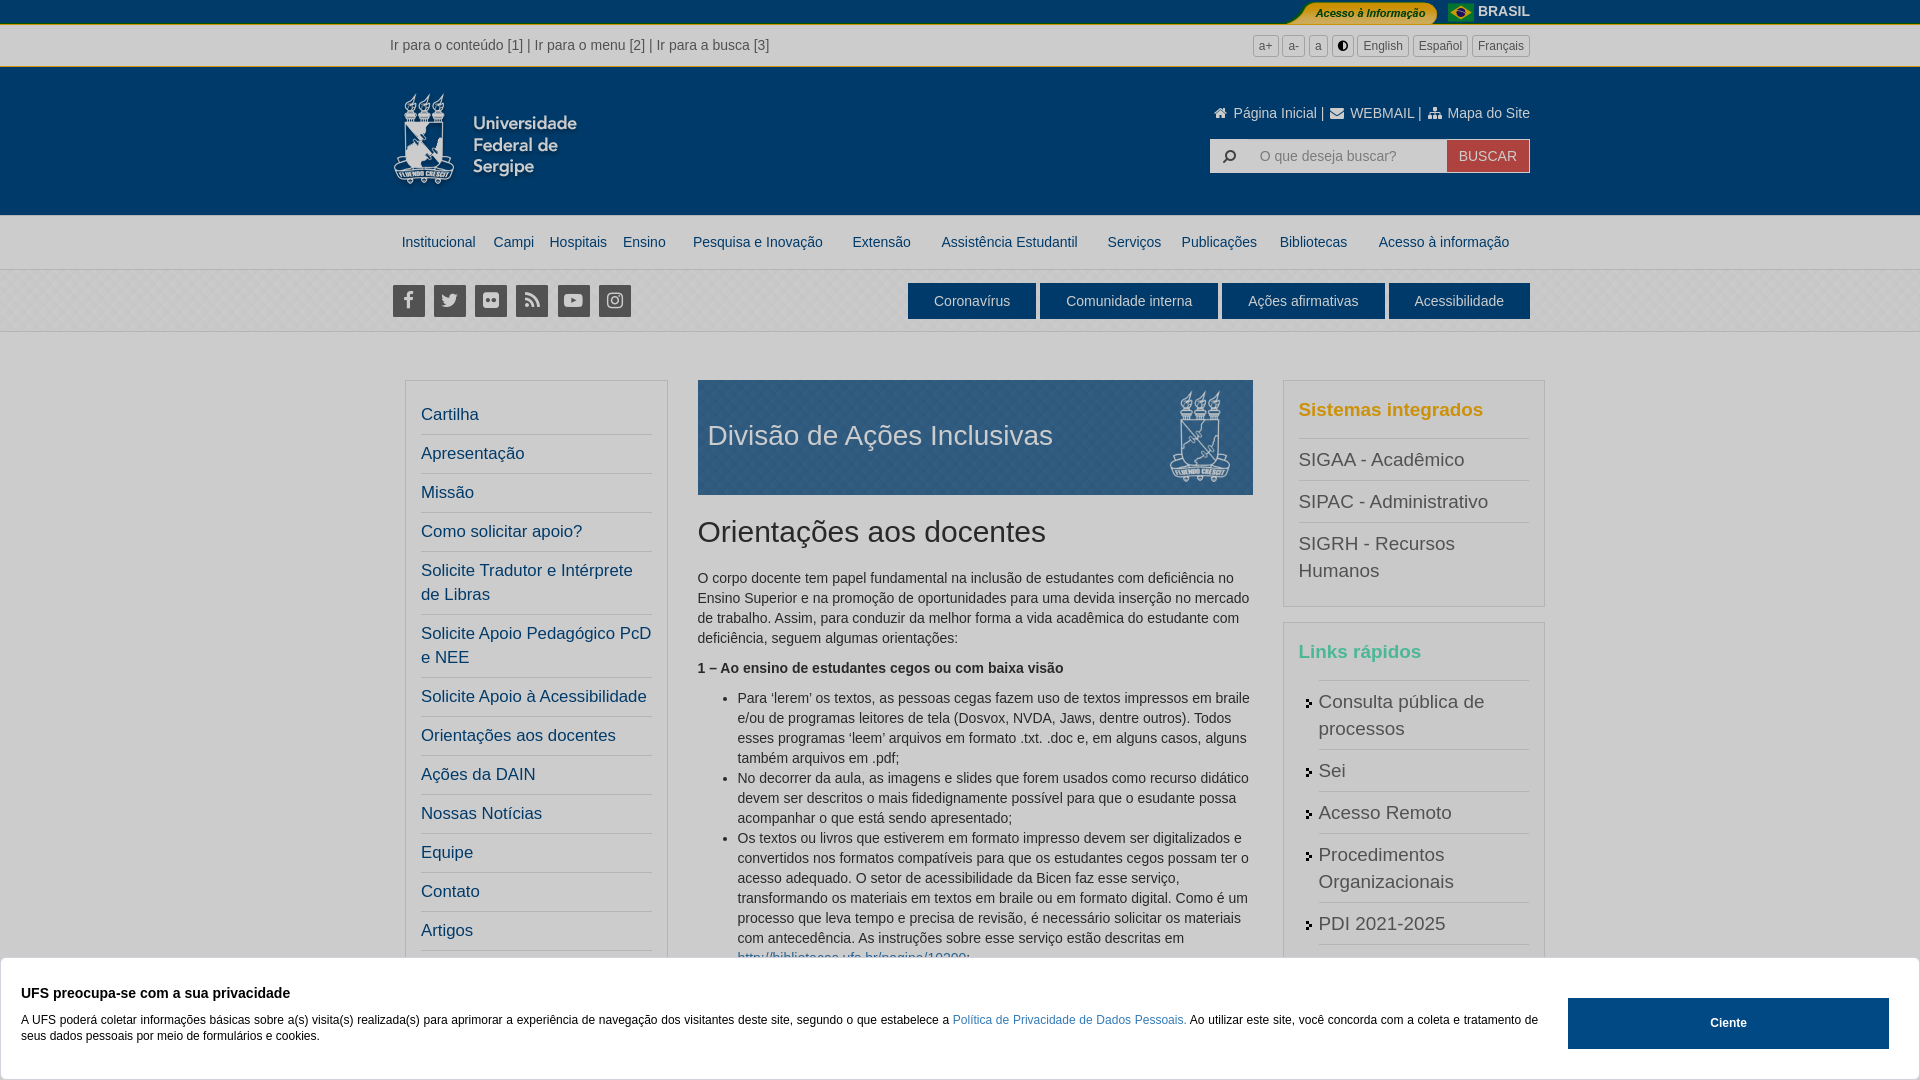 The image size is (1920, 1080). I want to click on 'Youtube', so click(572, 300).